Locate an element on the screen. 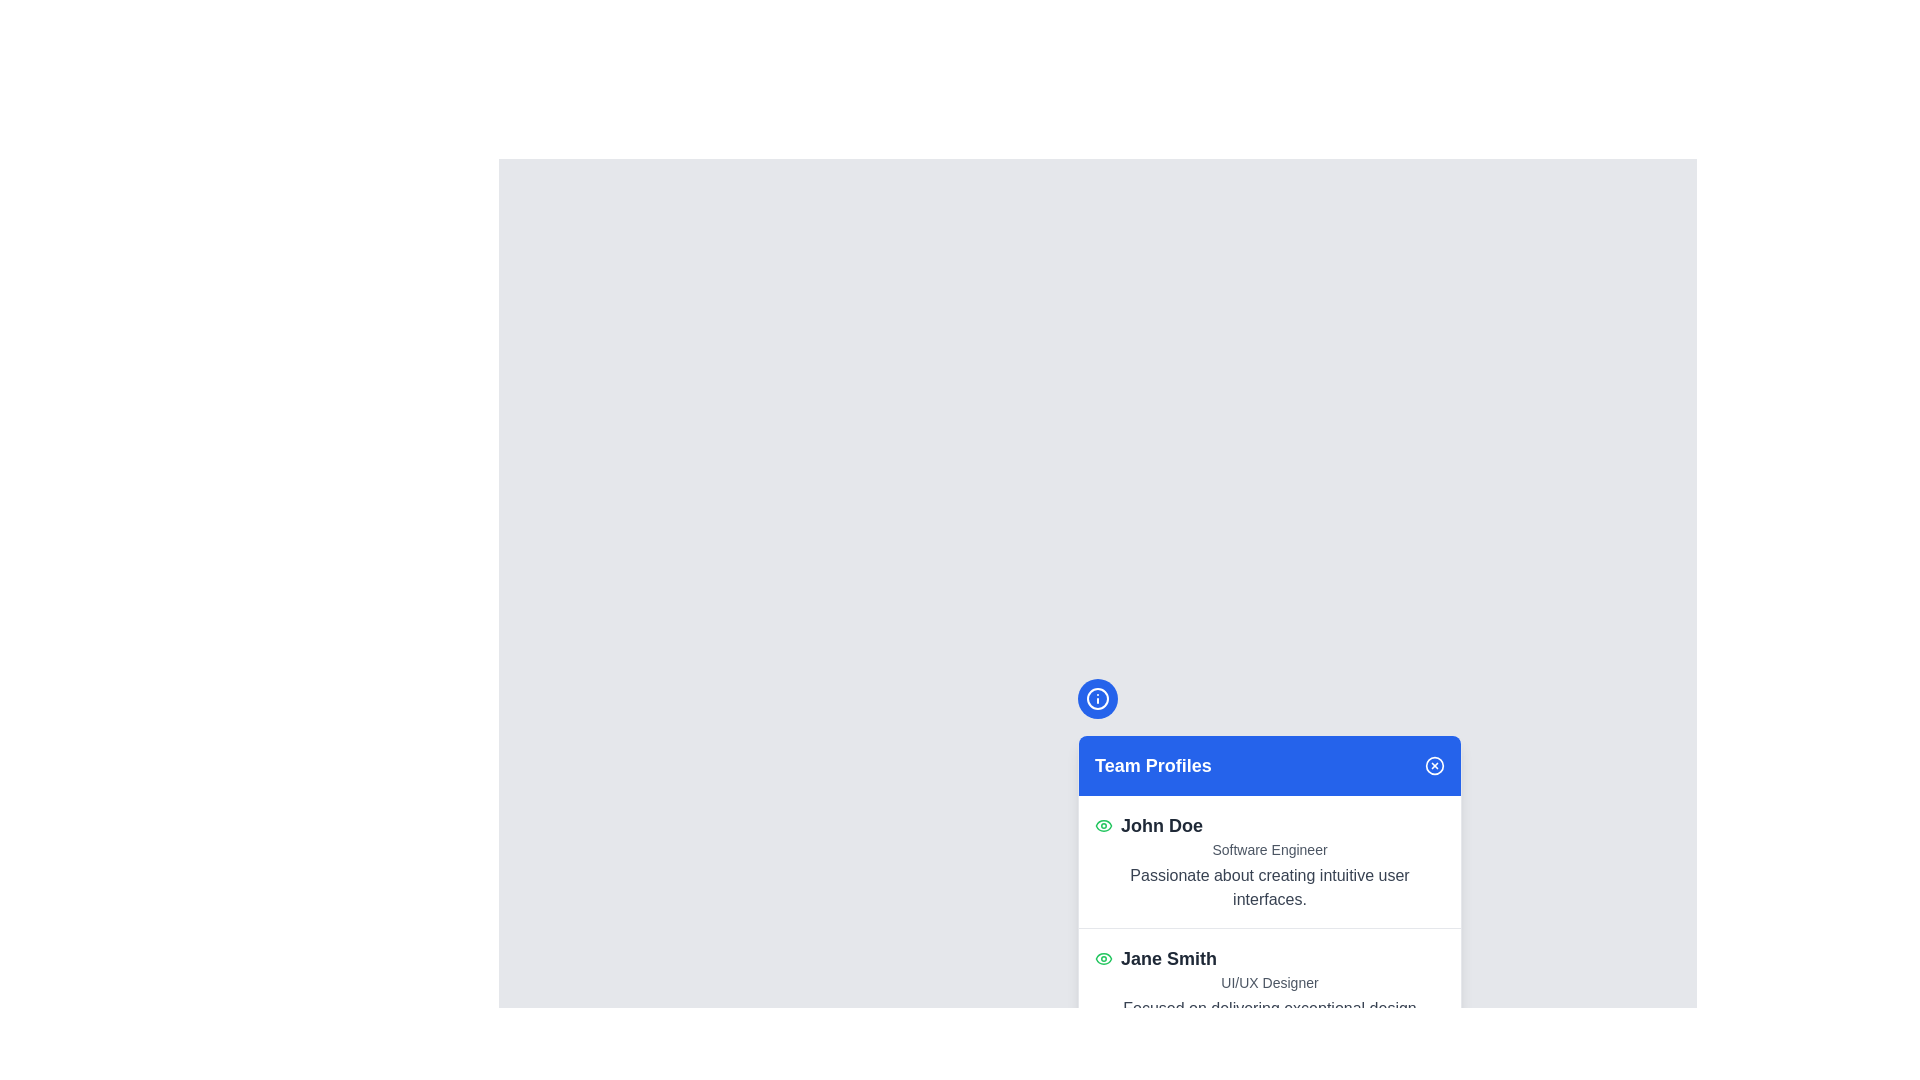  the circular close button with a blue background and white 'X' symbol located at the top-right corner of the 'Team Profiles' section's header is located at coordinates (1434, 765).